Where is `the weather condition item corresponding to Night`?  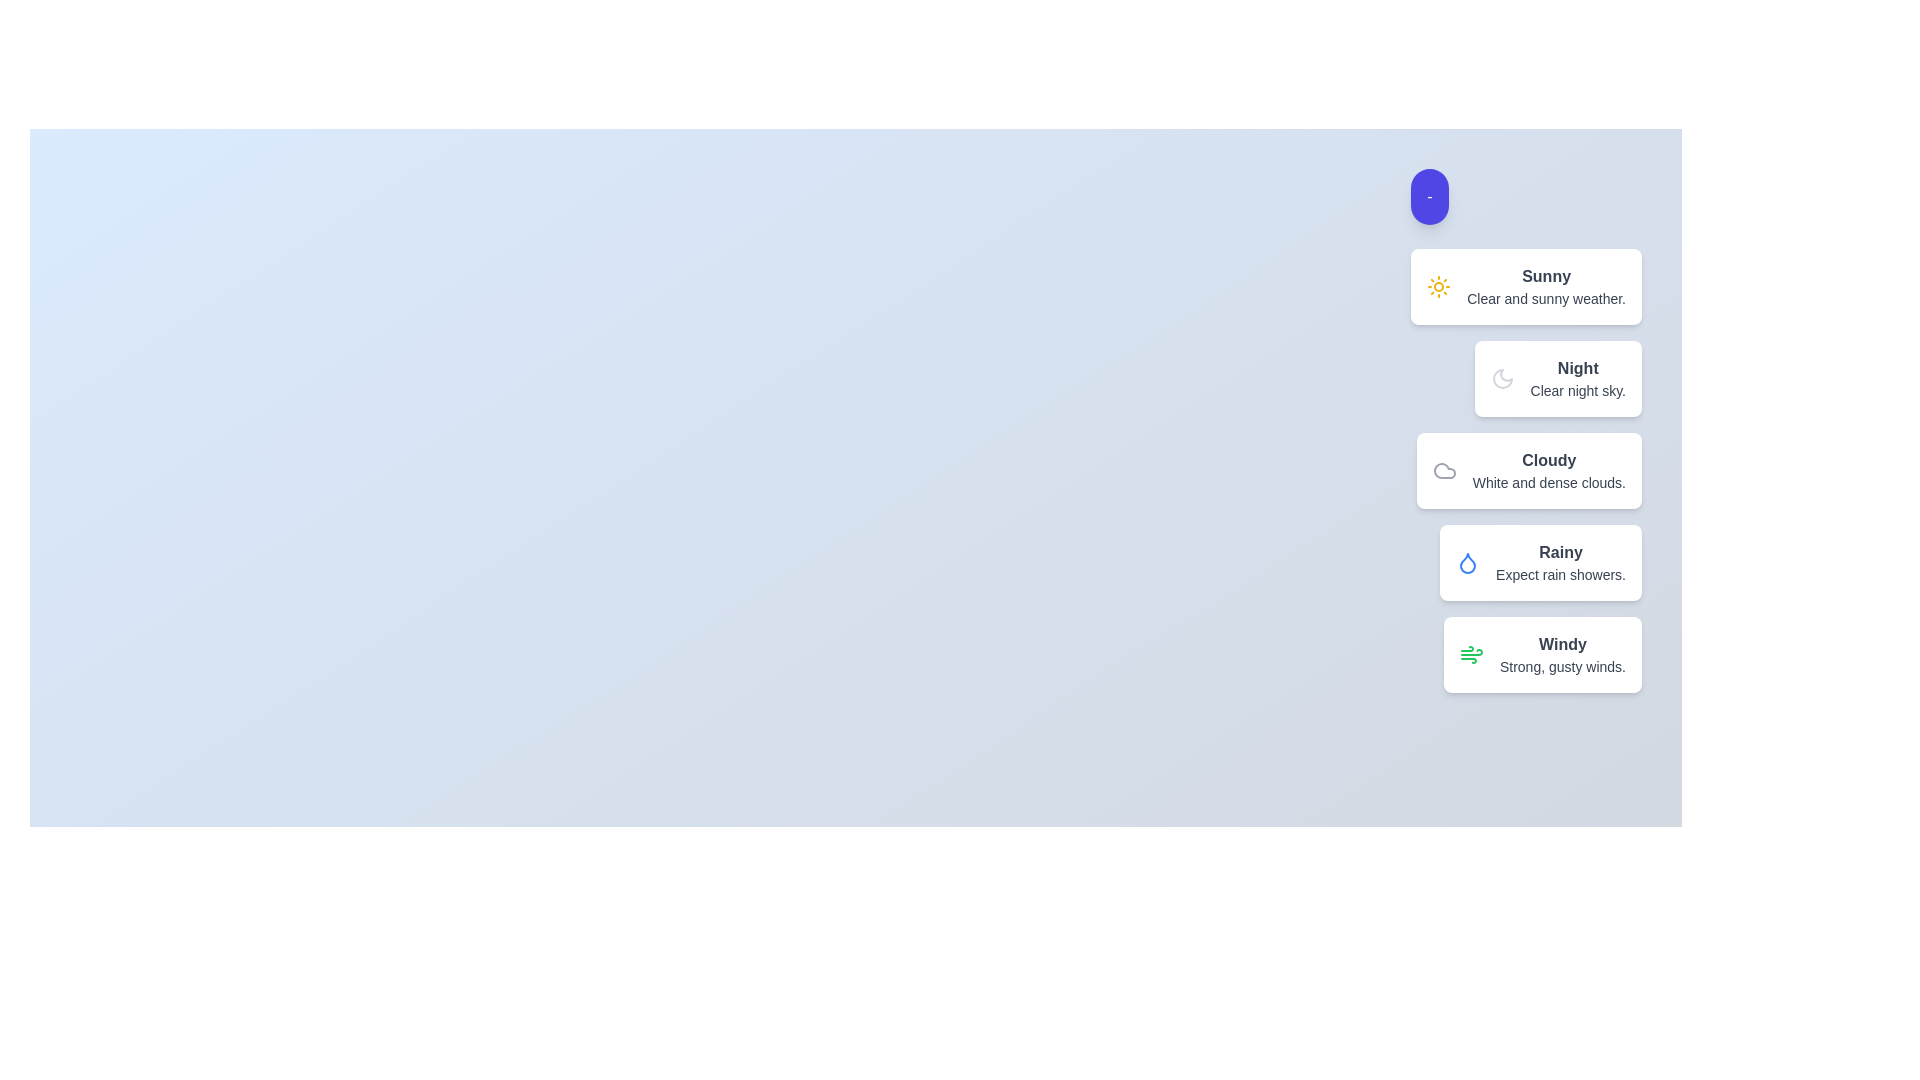 the weather condition item corresponding to Night is located at coordinates (1557, 378).